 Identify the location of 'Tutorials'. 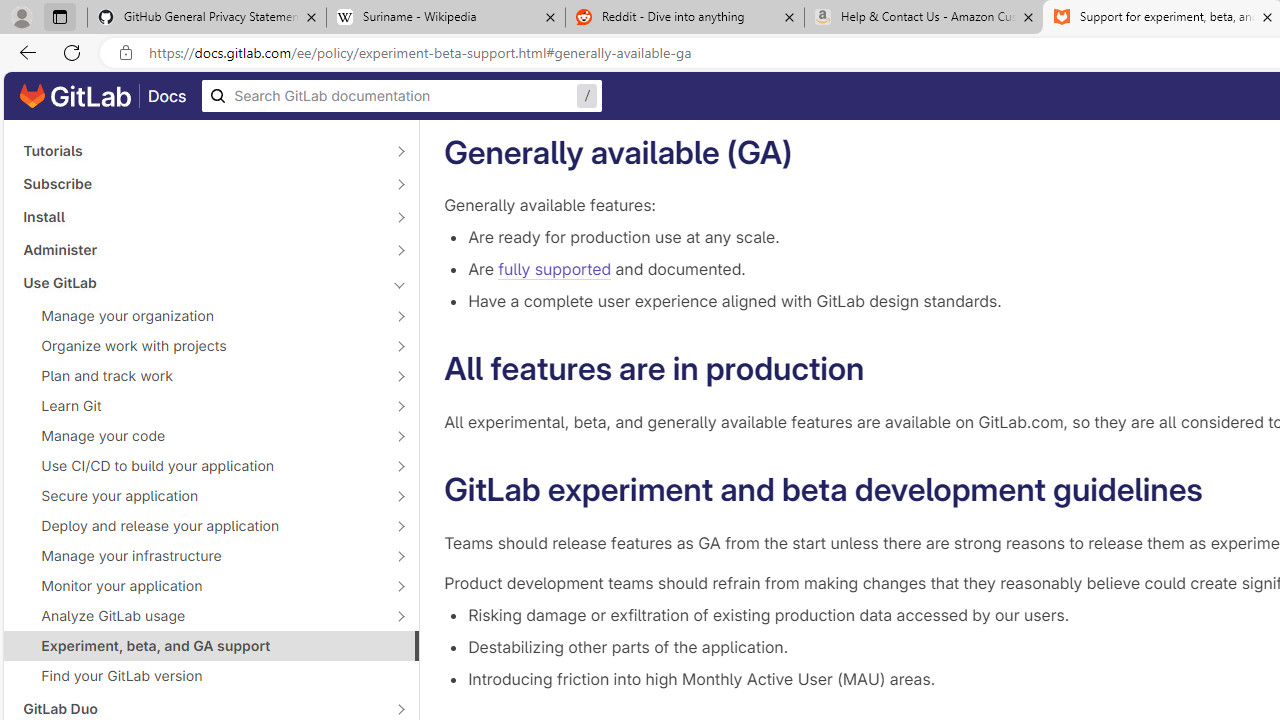
(200, 150).